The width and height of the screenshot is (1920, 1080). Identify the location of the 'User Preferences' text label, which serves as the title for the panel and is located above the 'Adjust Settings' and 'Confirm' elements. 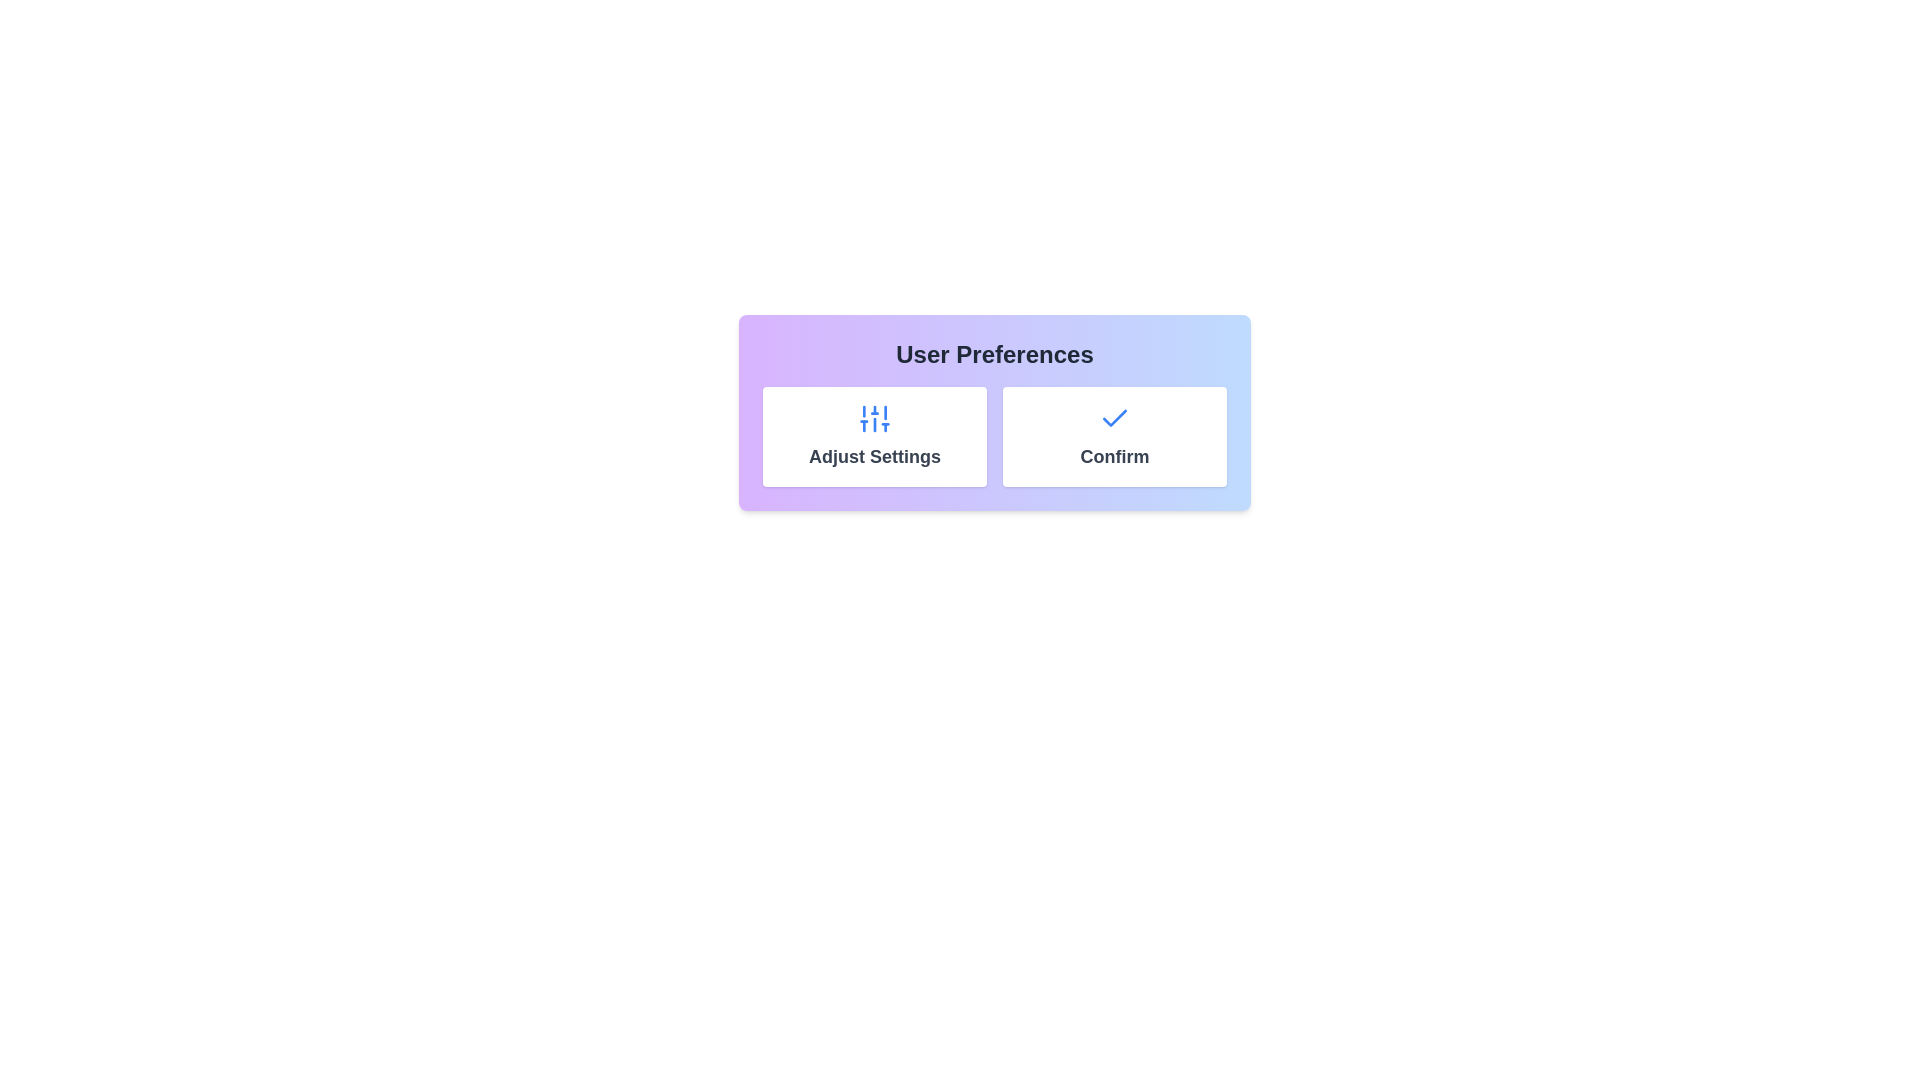
(994, 353).